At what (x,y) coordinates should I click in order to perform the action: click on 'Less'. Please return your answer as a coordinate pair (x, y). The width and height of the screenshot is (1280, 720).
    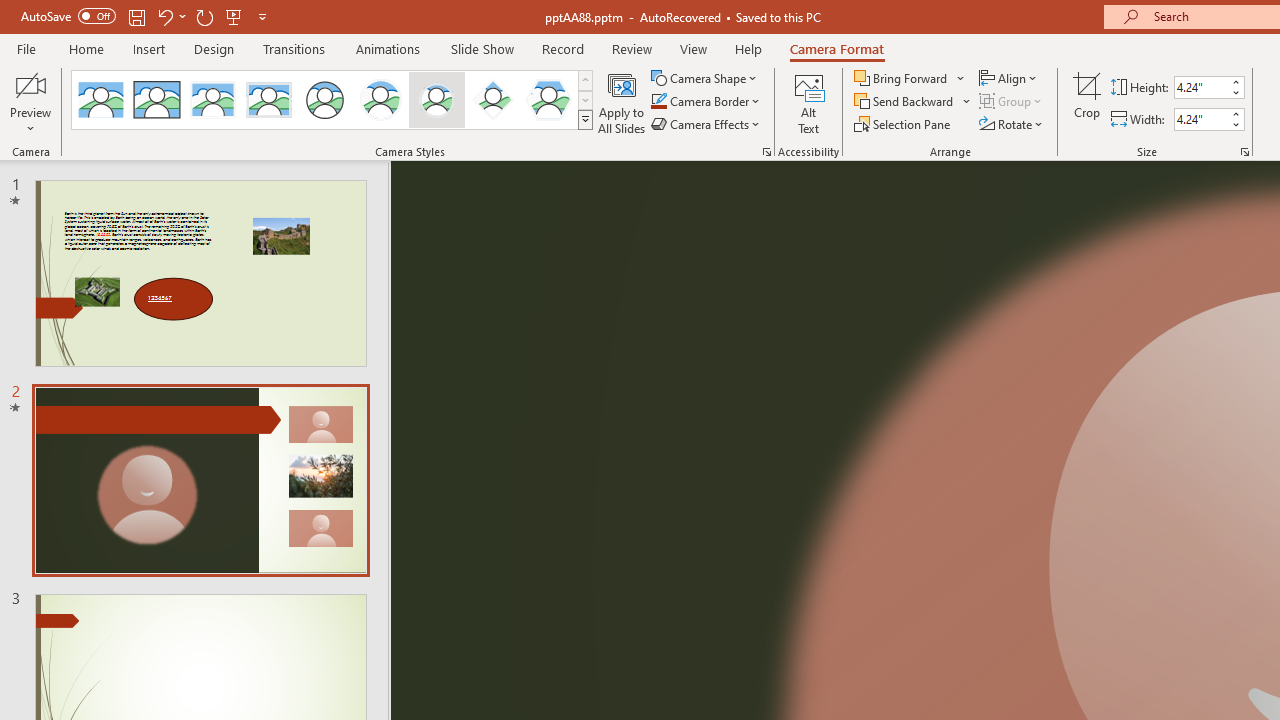
    Looking at the image, I should click on (1234, 124).